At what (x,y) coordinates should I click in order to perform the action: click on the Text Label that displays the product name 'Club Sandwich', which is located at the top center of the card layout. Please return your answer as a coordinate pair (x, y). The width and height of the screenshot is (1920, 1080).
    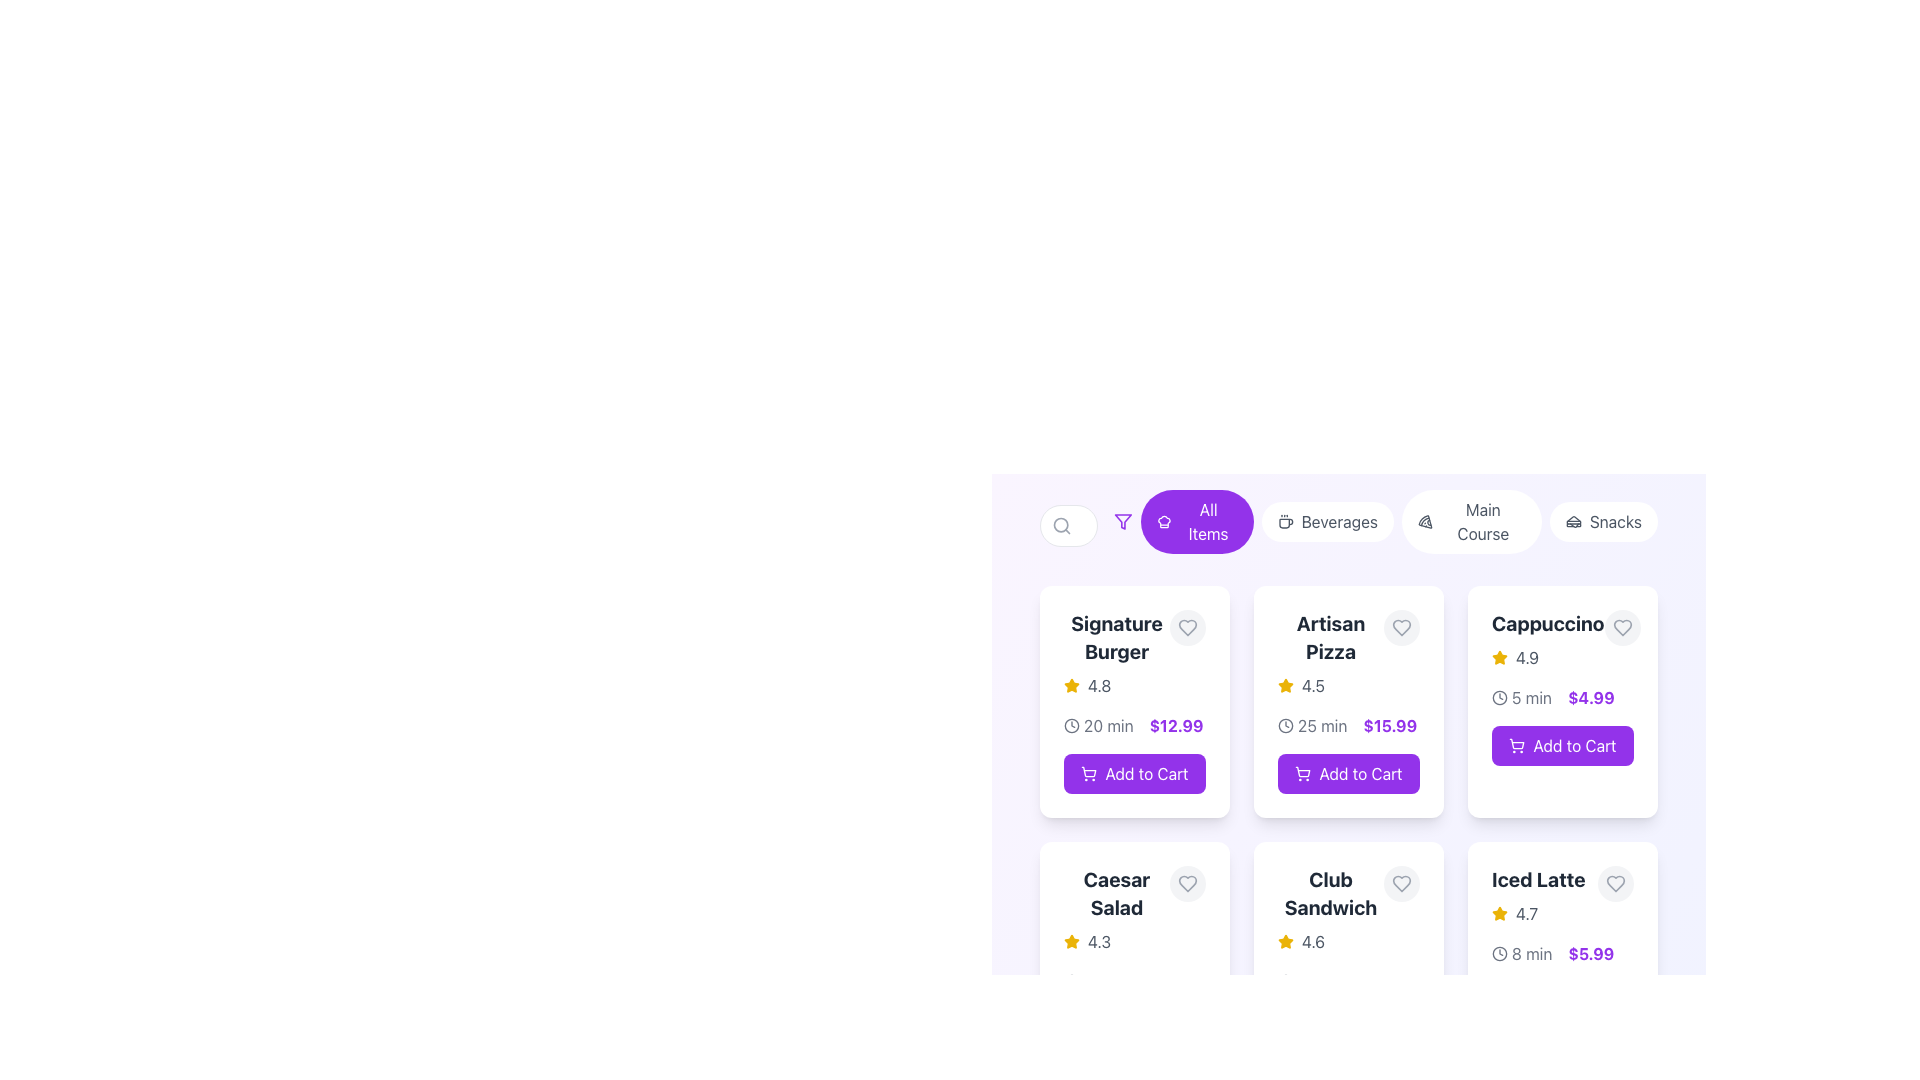
    Looking at the image, I should click on (1330, 893).